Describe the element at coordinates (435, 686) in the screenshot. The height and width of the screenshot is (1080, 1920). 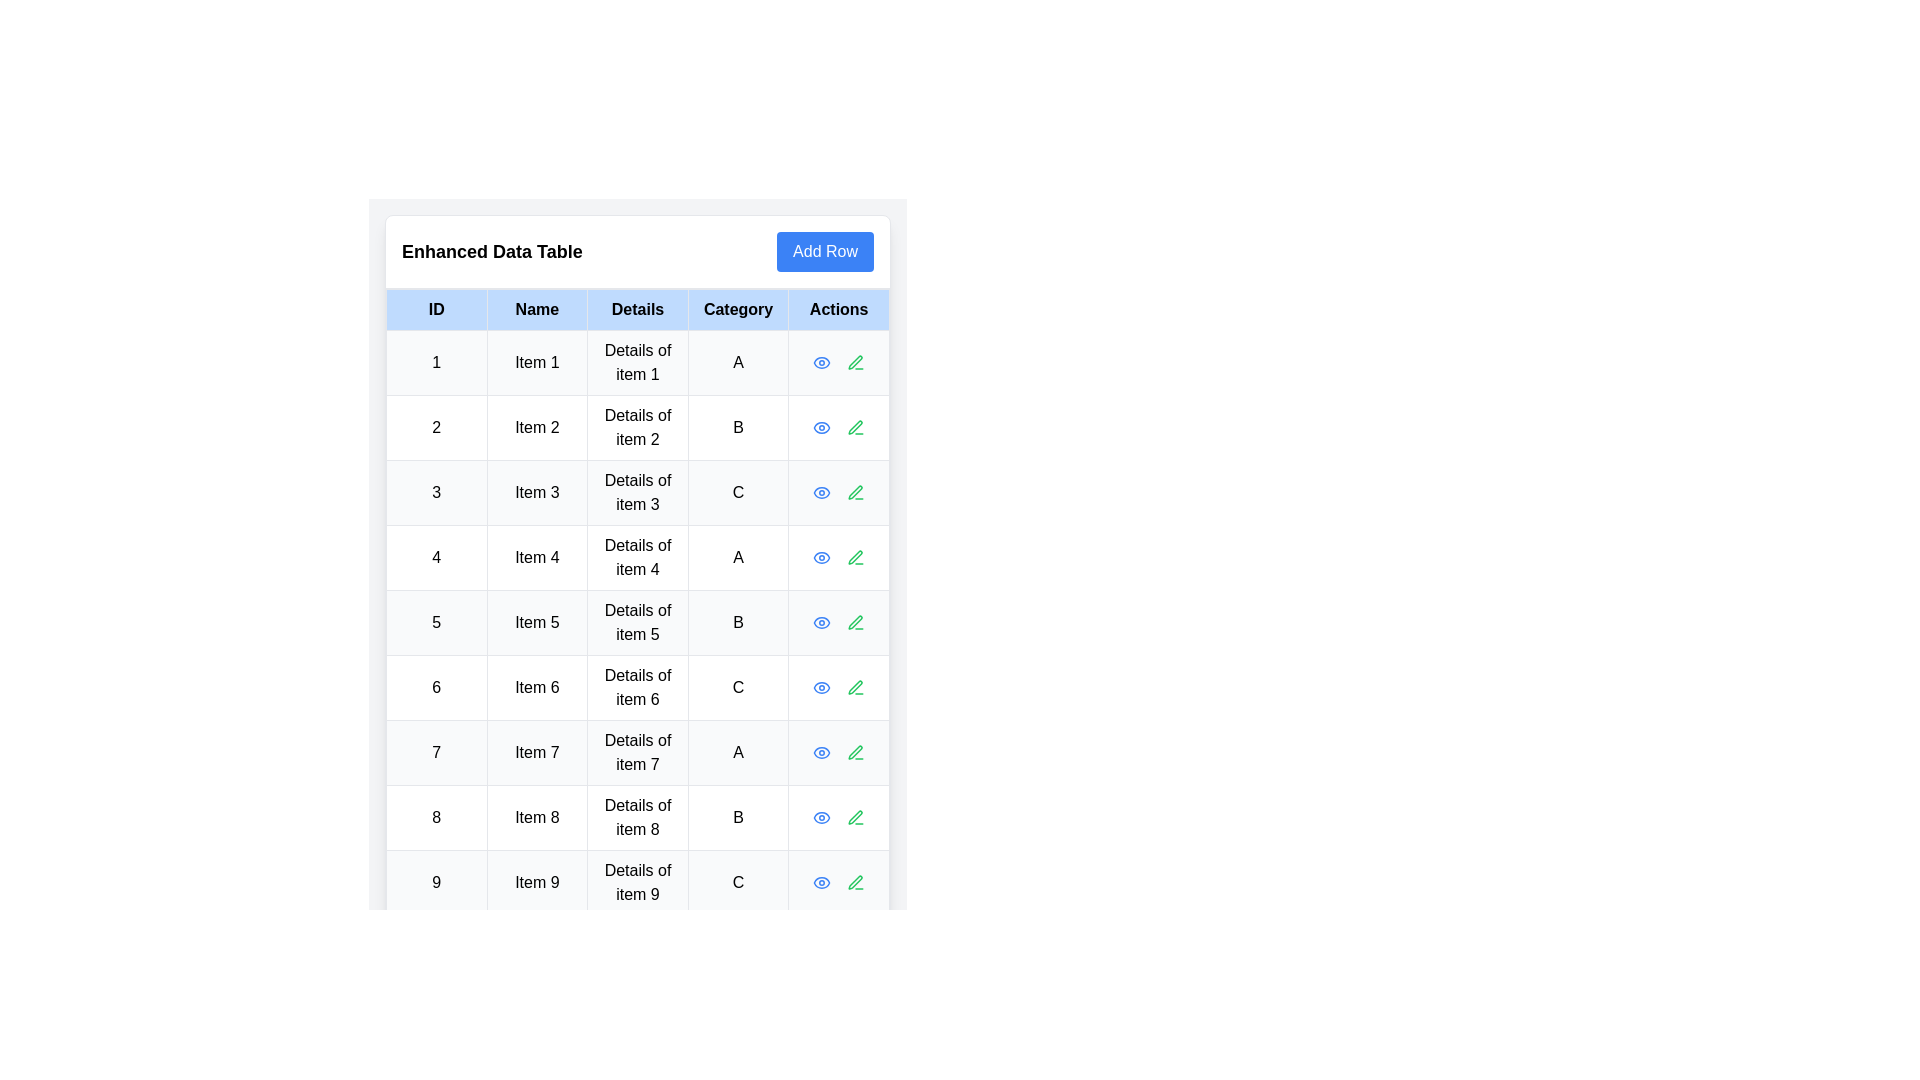
I see `on the table cell containing the text '6' in the first column of the sixth row` at that location.